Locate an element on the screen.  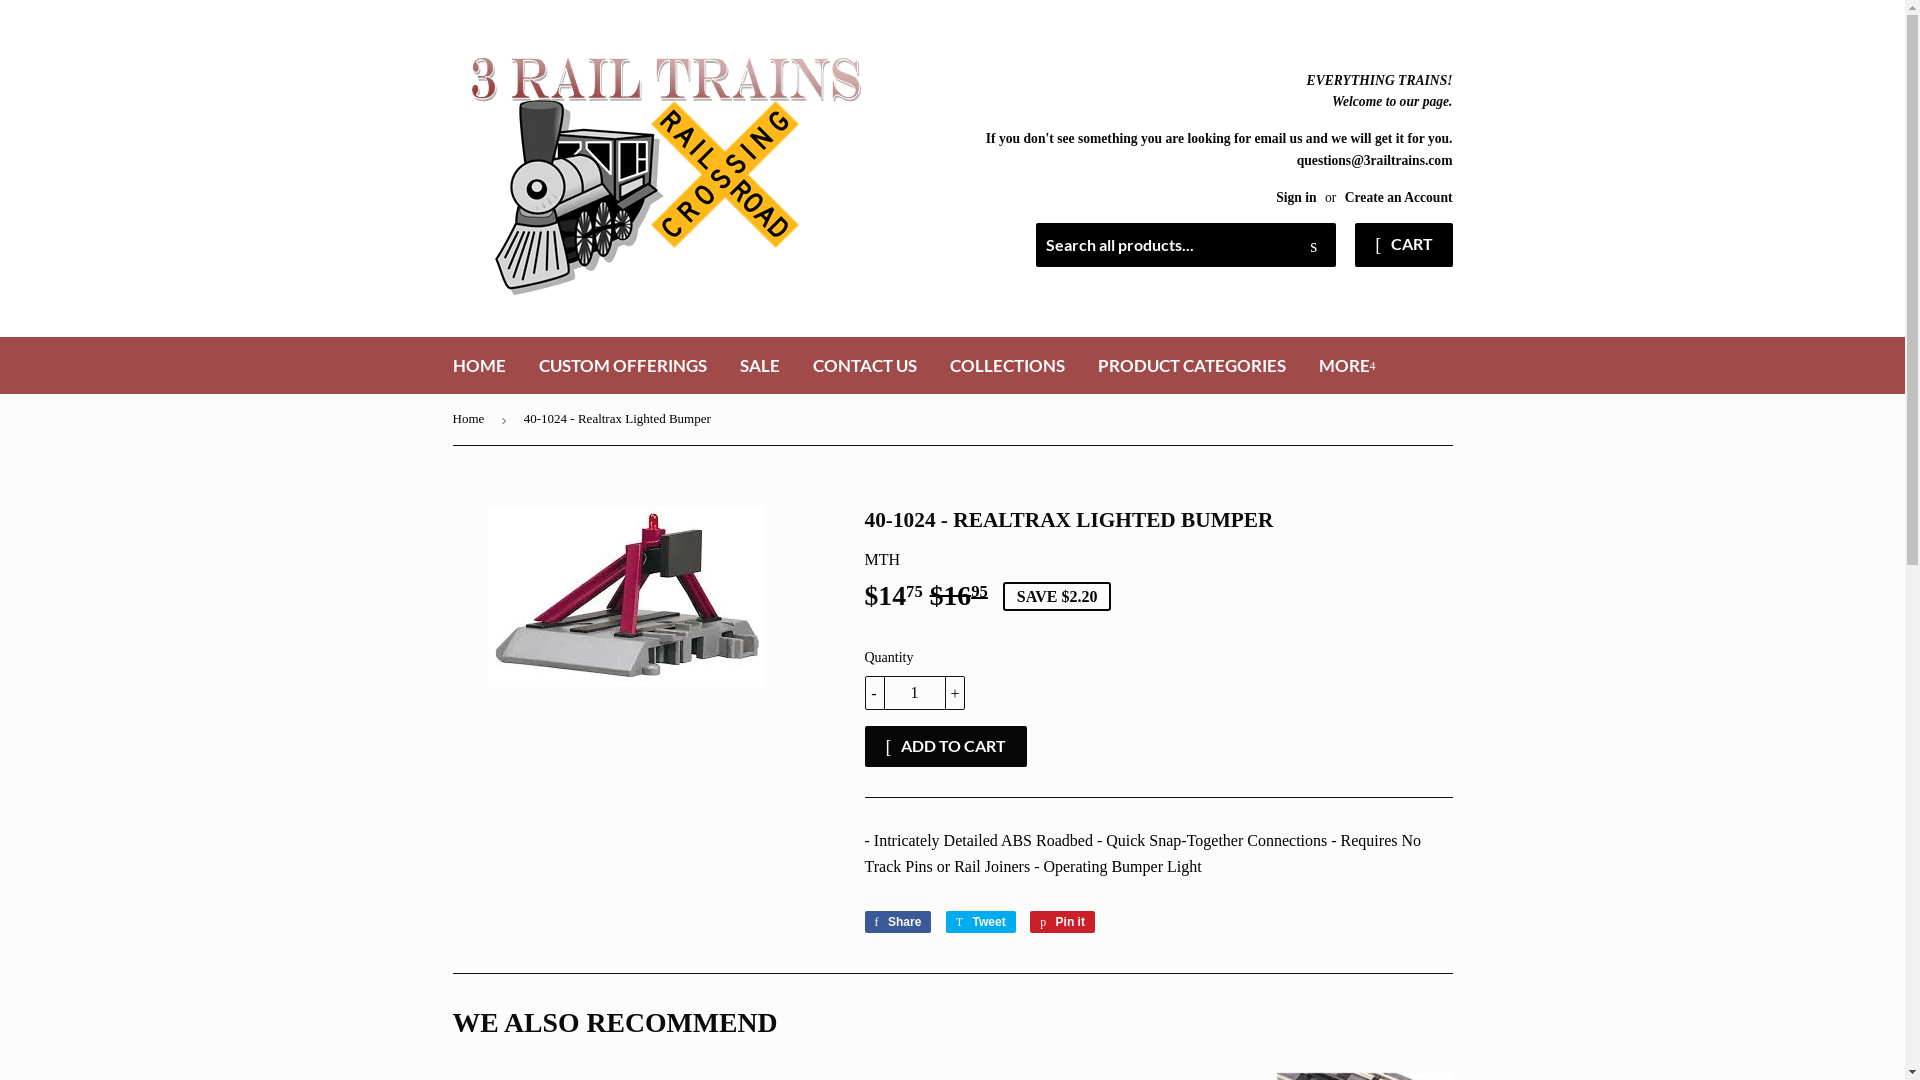
'Share is located at coordinates (896, 921).